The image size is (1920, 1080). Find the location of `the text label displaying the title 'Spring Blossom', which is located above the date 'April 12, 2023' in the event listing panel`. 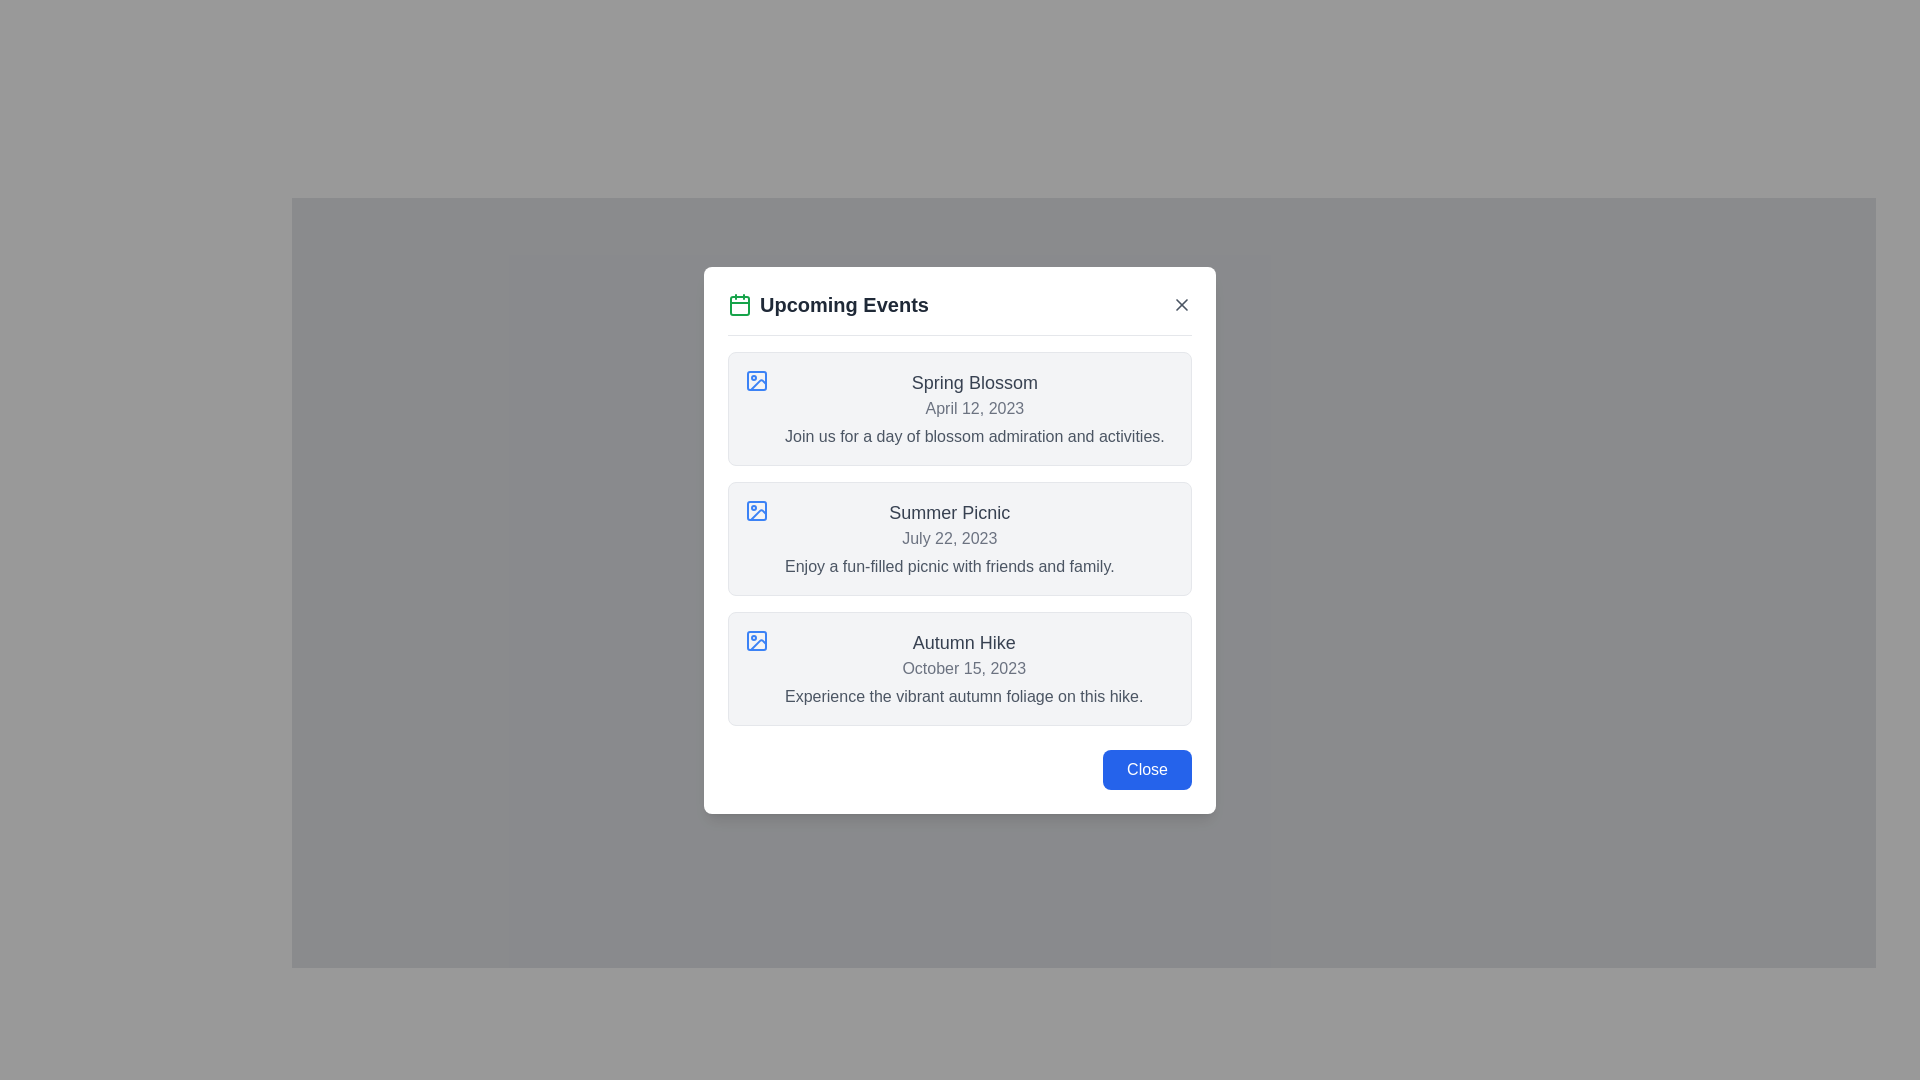

the text label displaying the title 'Spring Blossom', which is located above the date 'April 12, 2023' in the event listing panel is located at coordinates (974, 382).